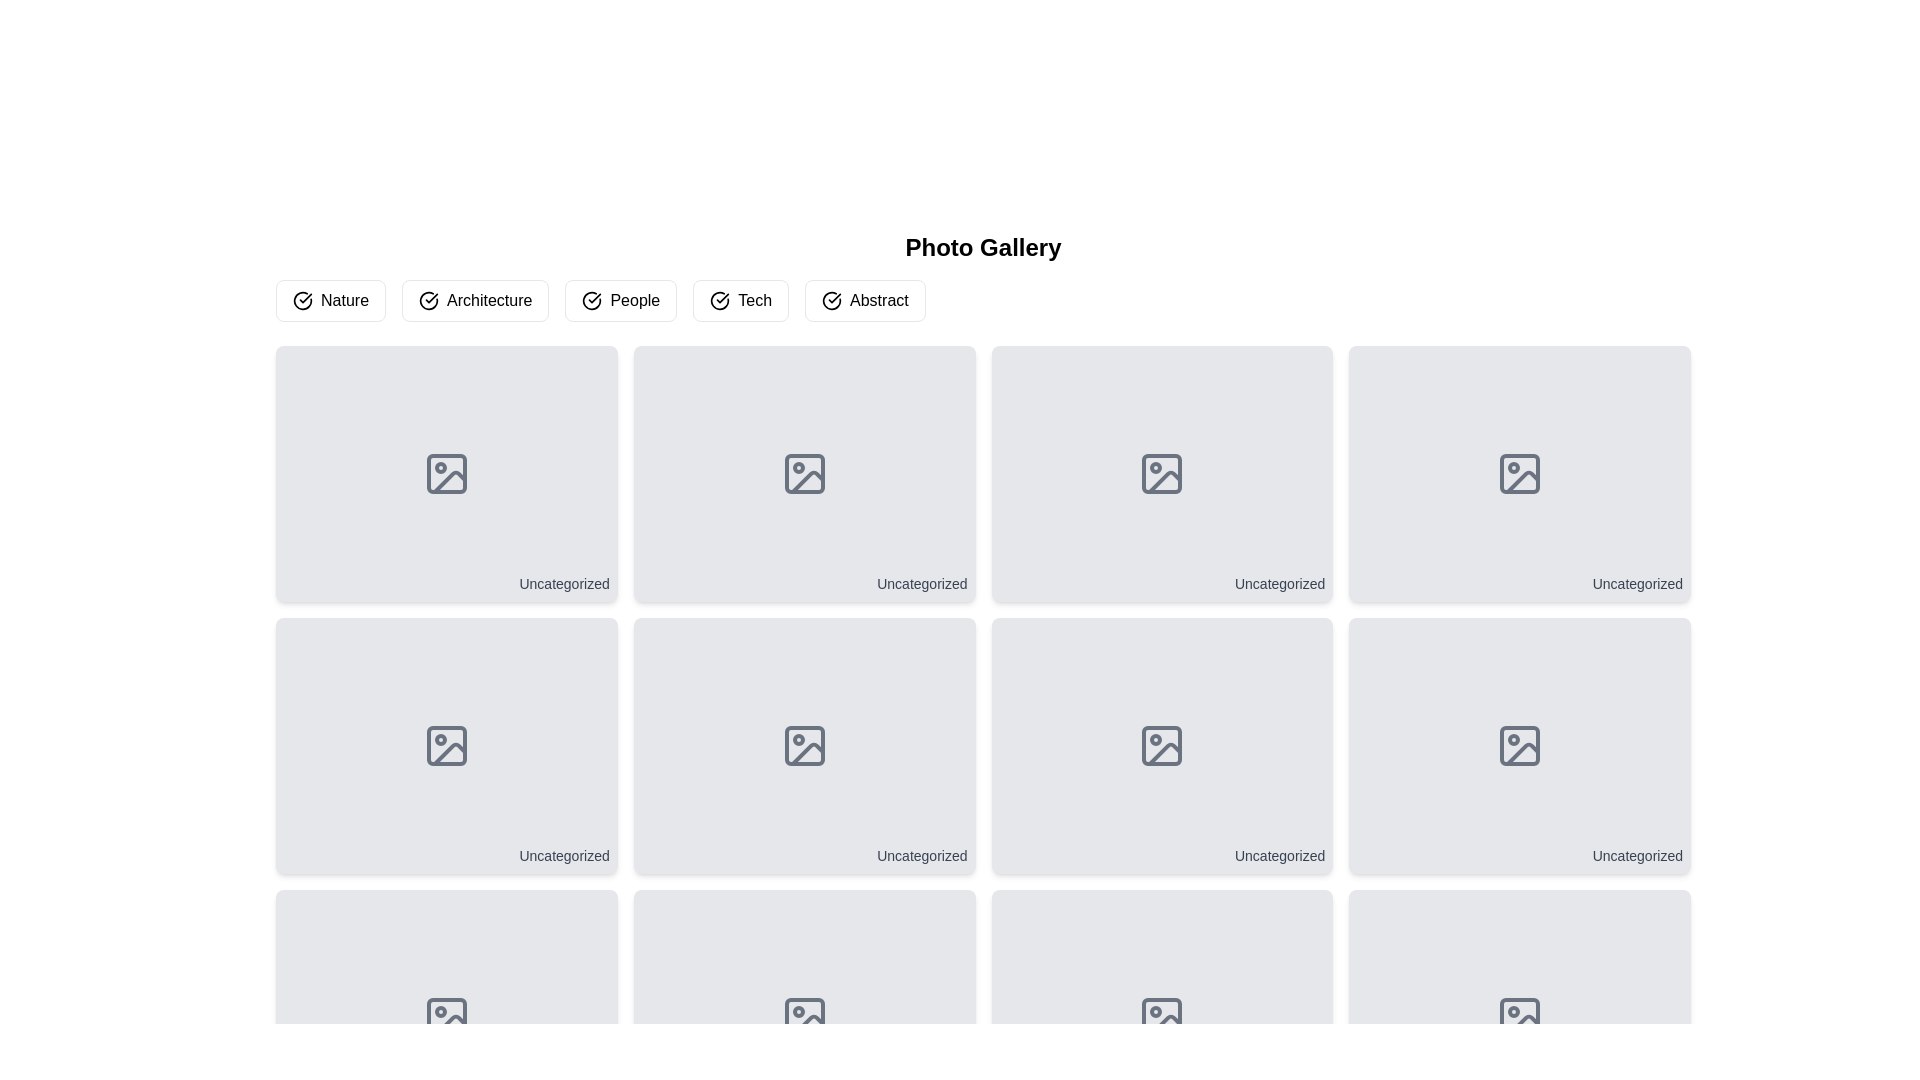 The height and width of the screenshot is (1080, 1920). I want to click on the 'Nature' button, which is the first button in a horizontal set of category filters, so click(331, 300).